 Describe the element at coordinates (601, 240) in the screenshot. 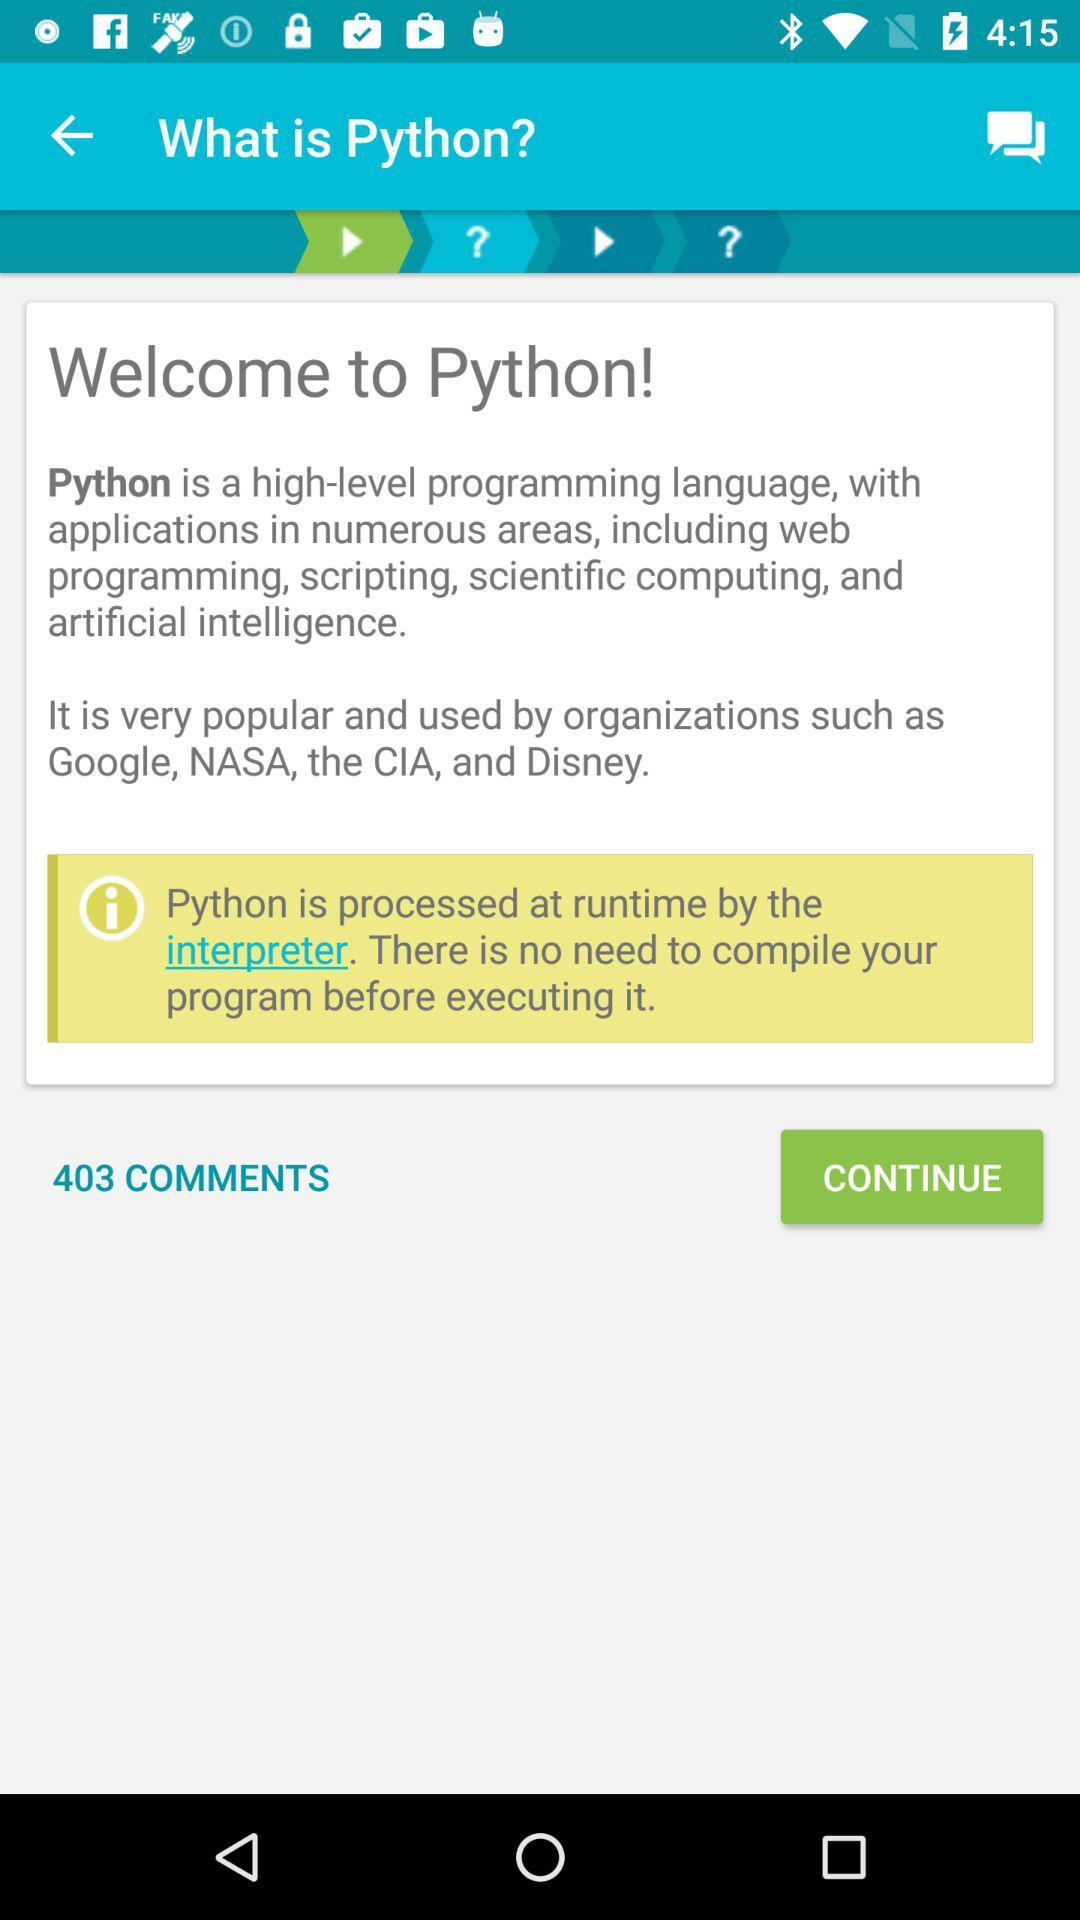

I see `next button or forward button` at that location.